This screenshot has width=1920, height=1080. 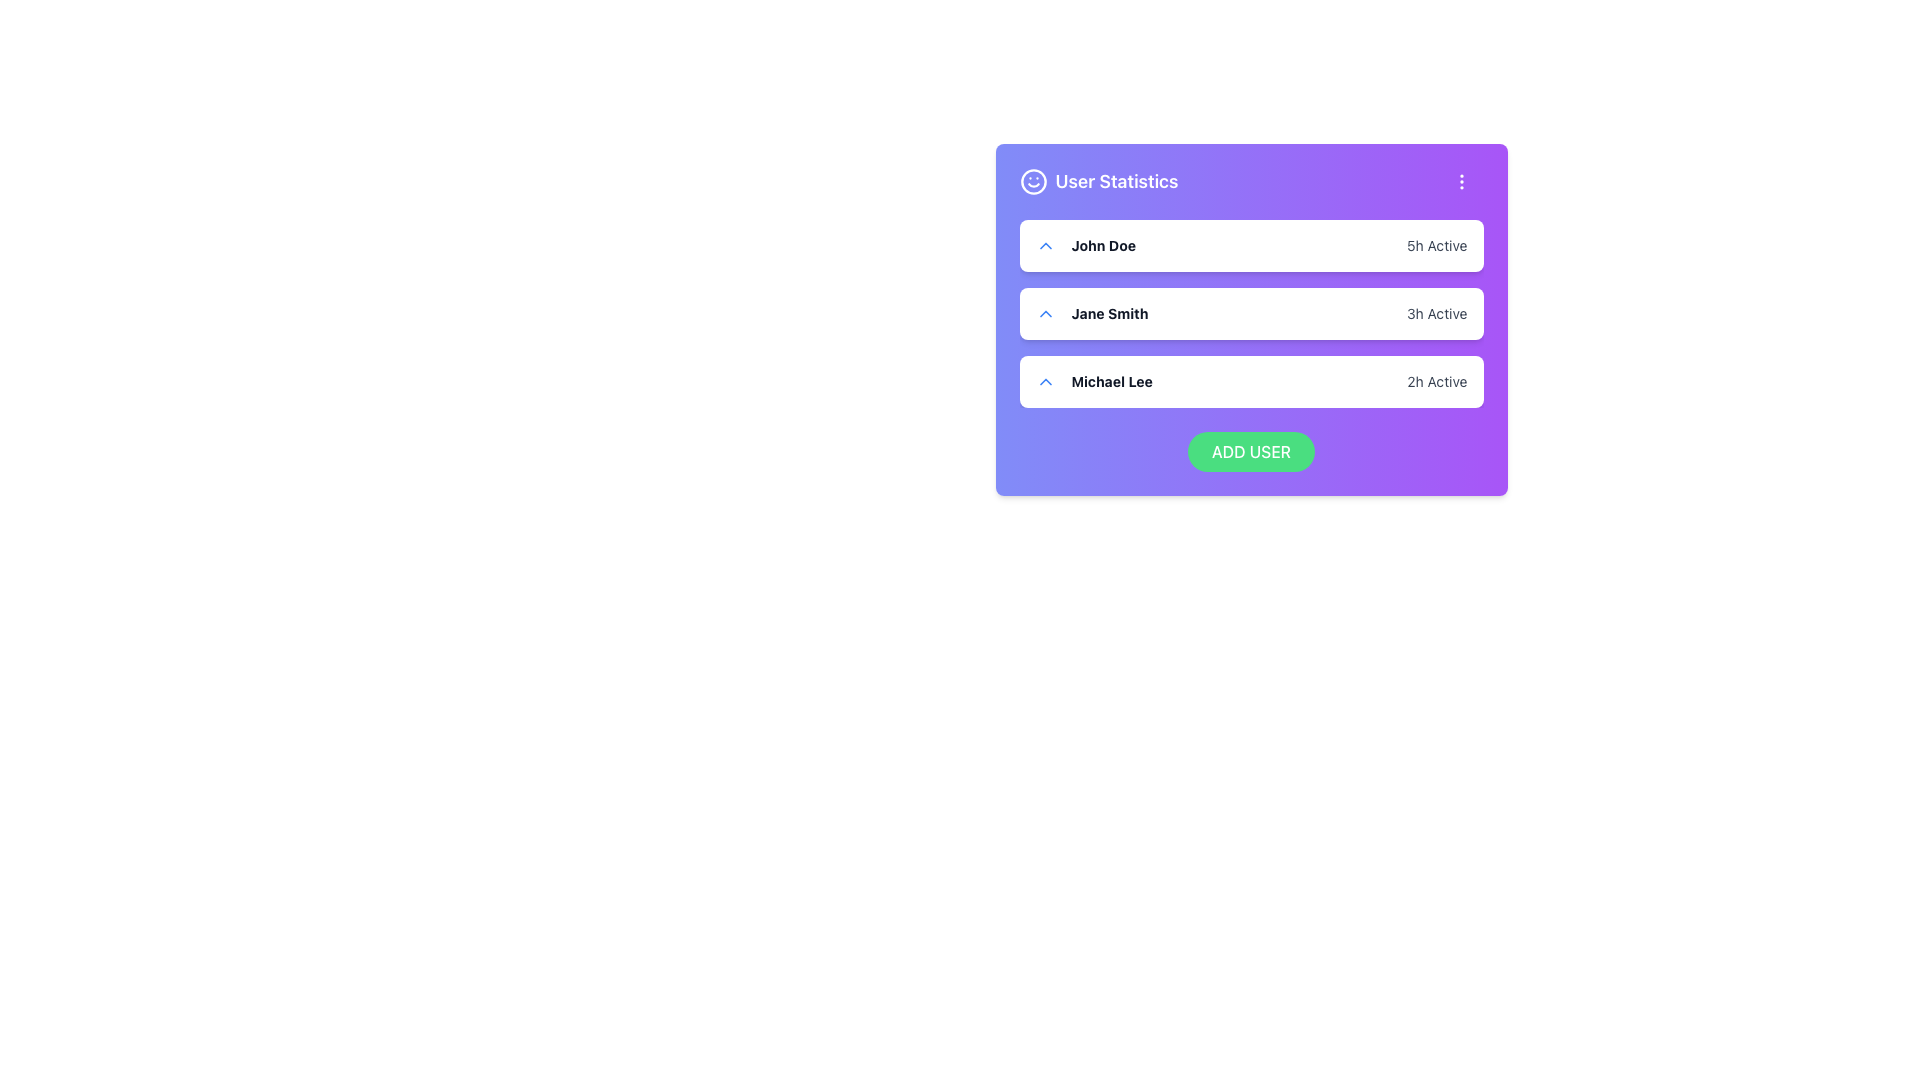 What do you see at coordinates (1461, 181) in the screenshot?
I see `the vertical ellipsis icon consisting of three vertically aligned dots located in the top-right corner of the panel with a purple gradient background` at bounding box center [1461, 181].